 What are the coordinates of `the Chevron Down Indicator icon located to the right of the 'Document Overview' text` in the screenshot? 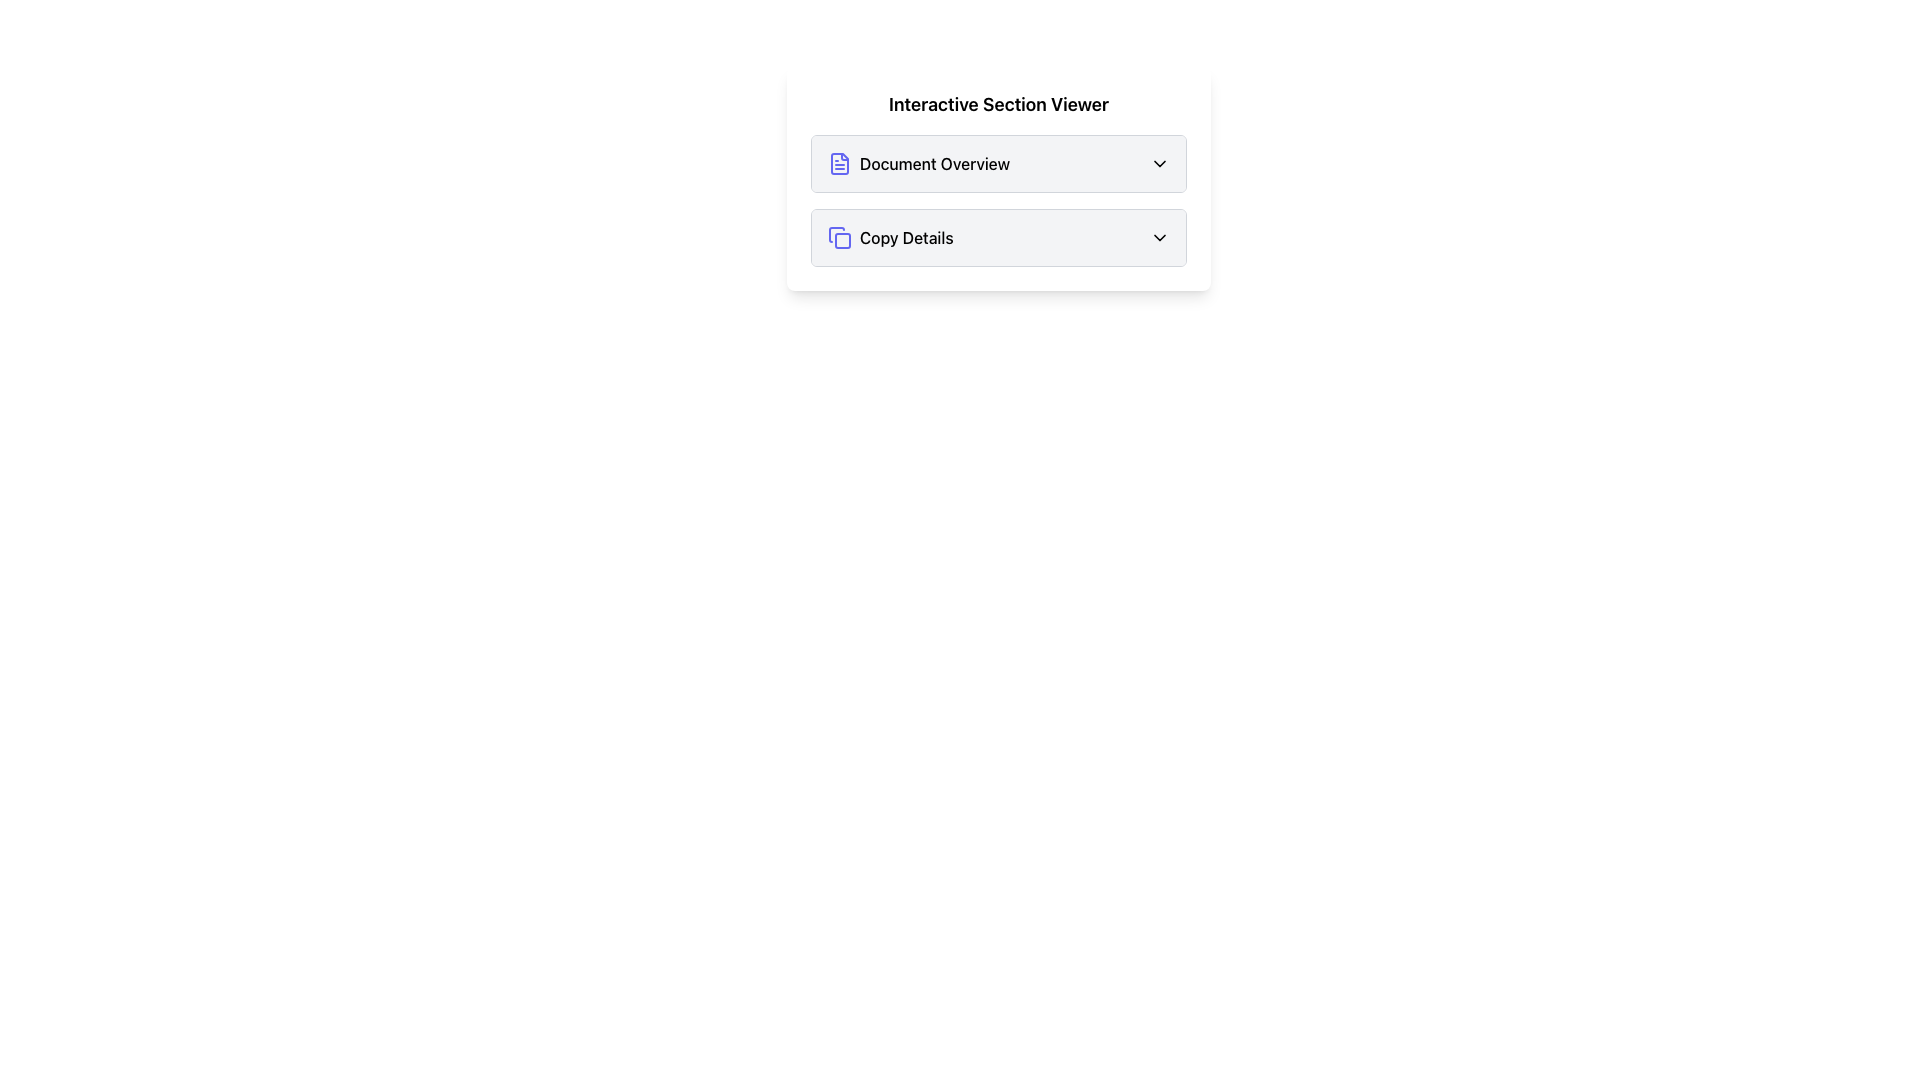 It's located at (1160, 163).